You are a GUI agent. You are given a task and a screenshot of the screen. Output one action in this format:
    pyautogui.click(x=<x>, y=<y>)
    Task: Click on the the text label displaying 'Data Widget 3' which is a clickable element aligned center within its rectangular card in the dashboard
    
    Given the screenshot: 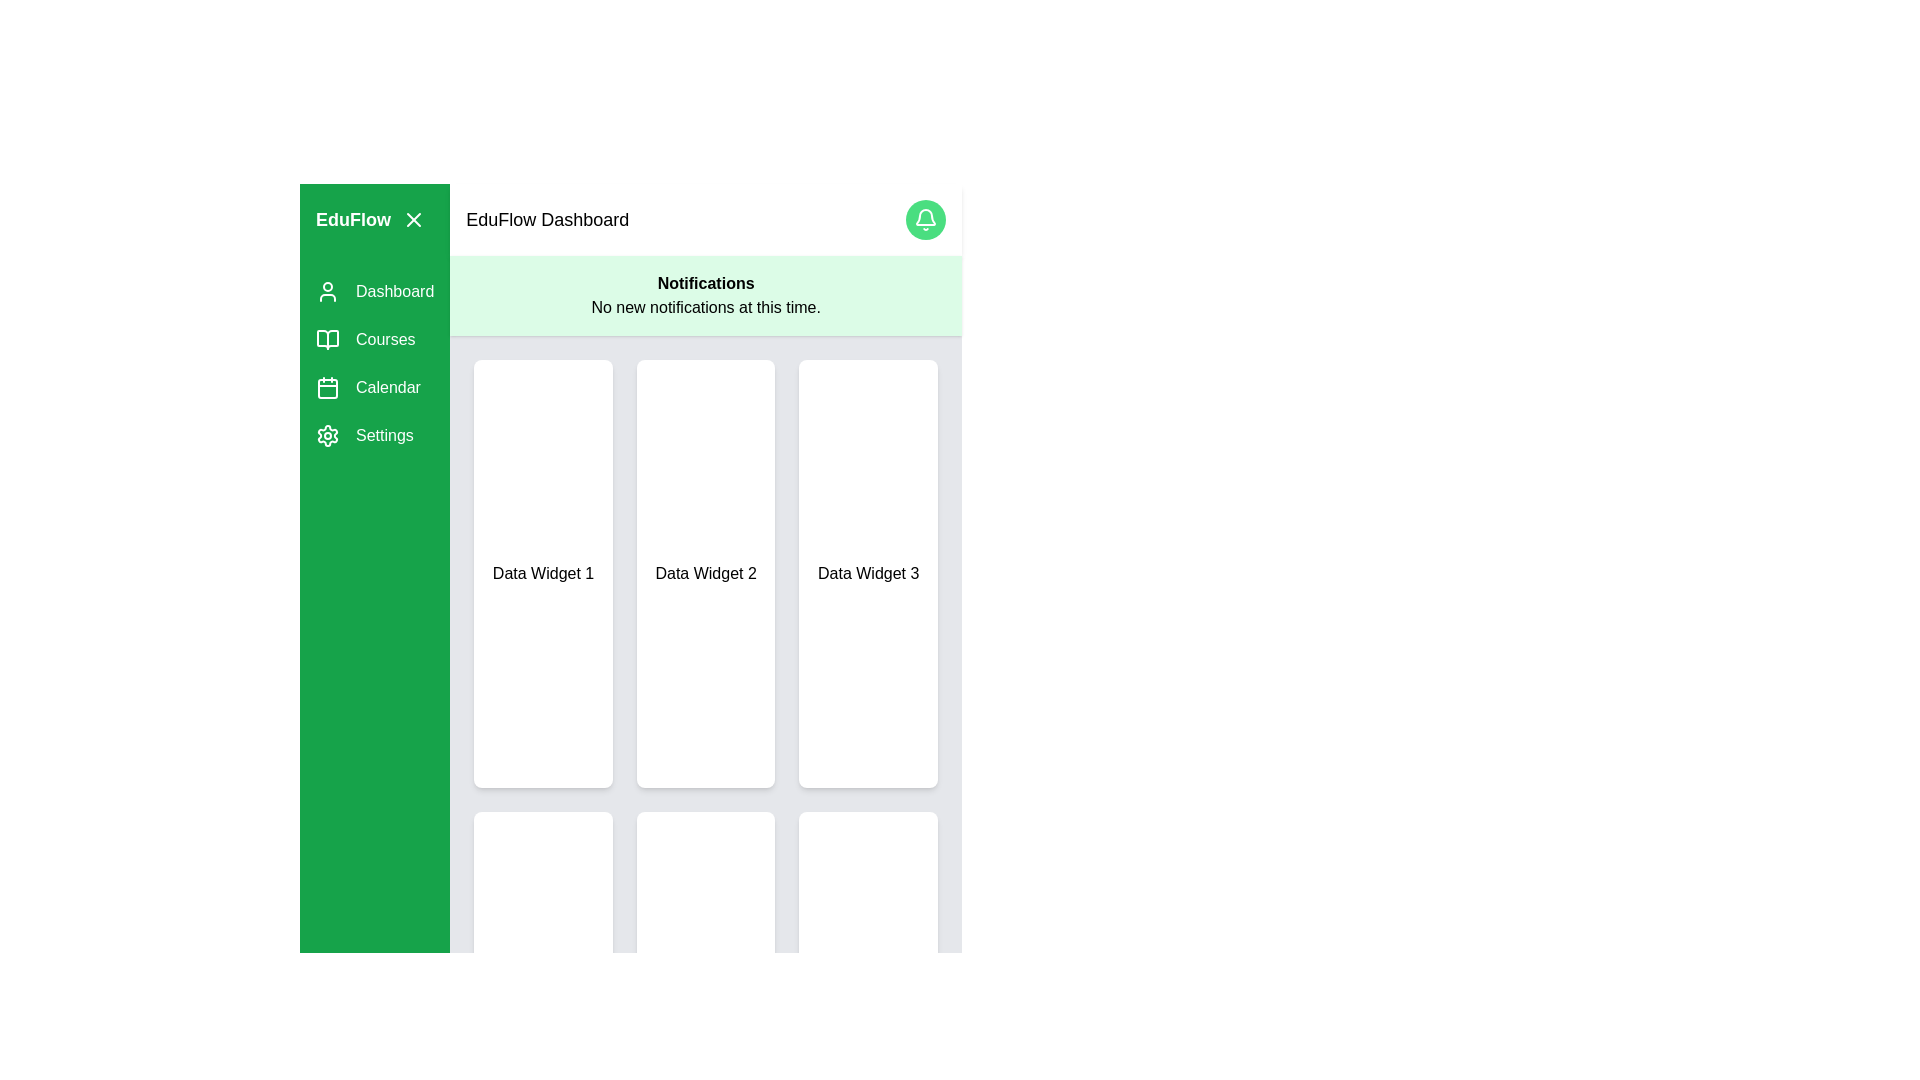 What is the action you would take?
    pyautogui.click(x=868, y=574)
    